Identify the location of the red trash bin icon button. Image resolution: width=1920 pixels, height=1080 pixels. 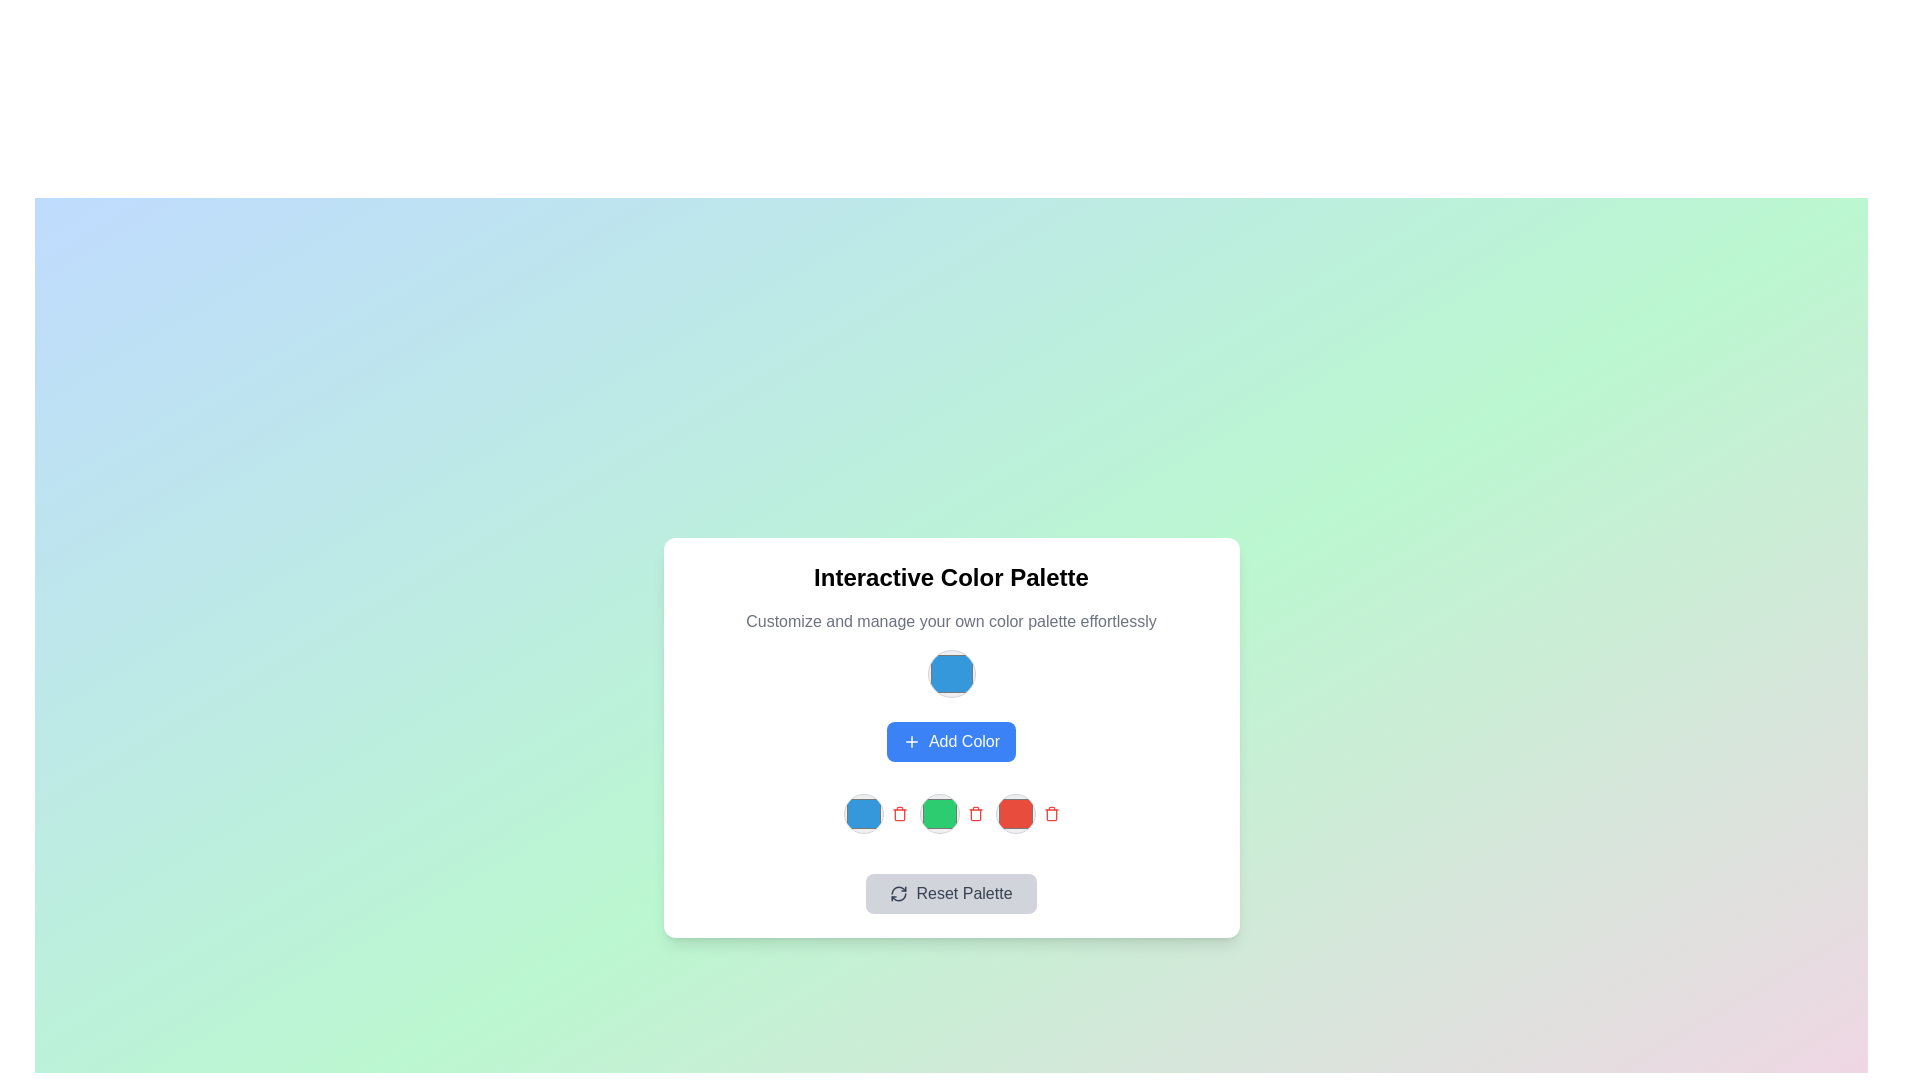
(898, 813).